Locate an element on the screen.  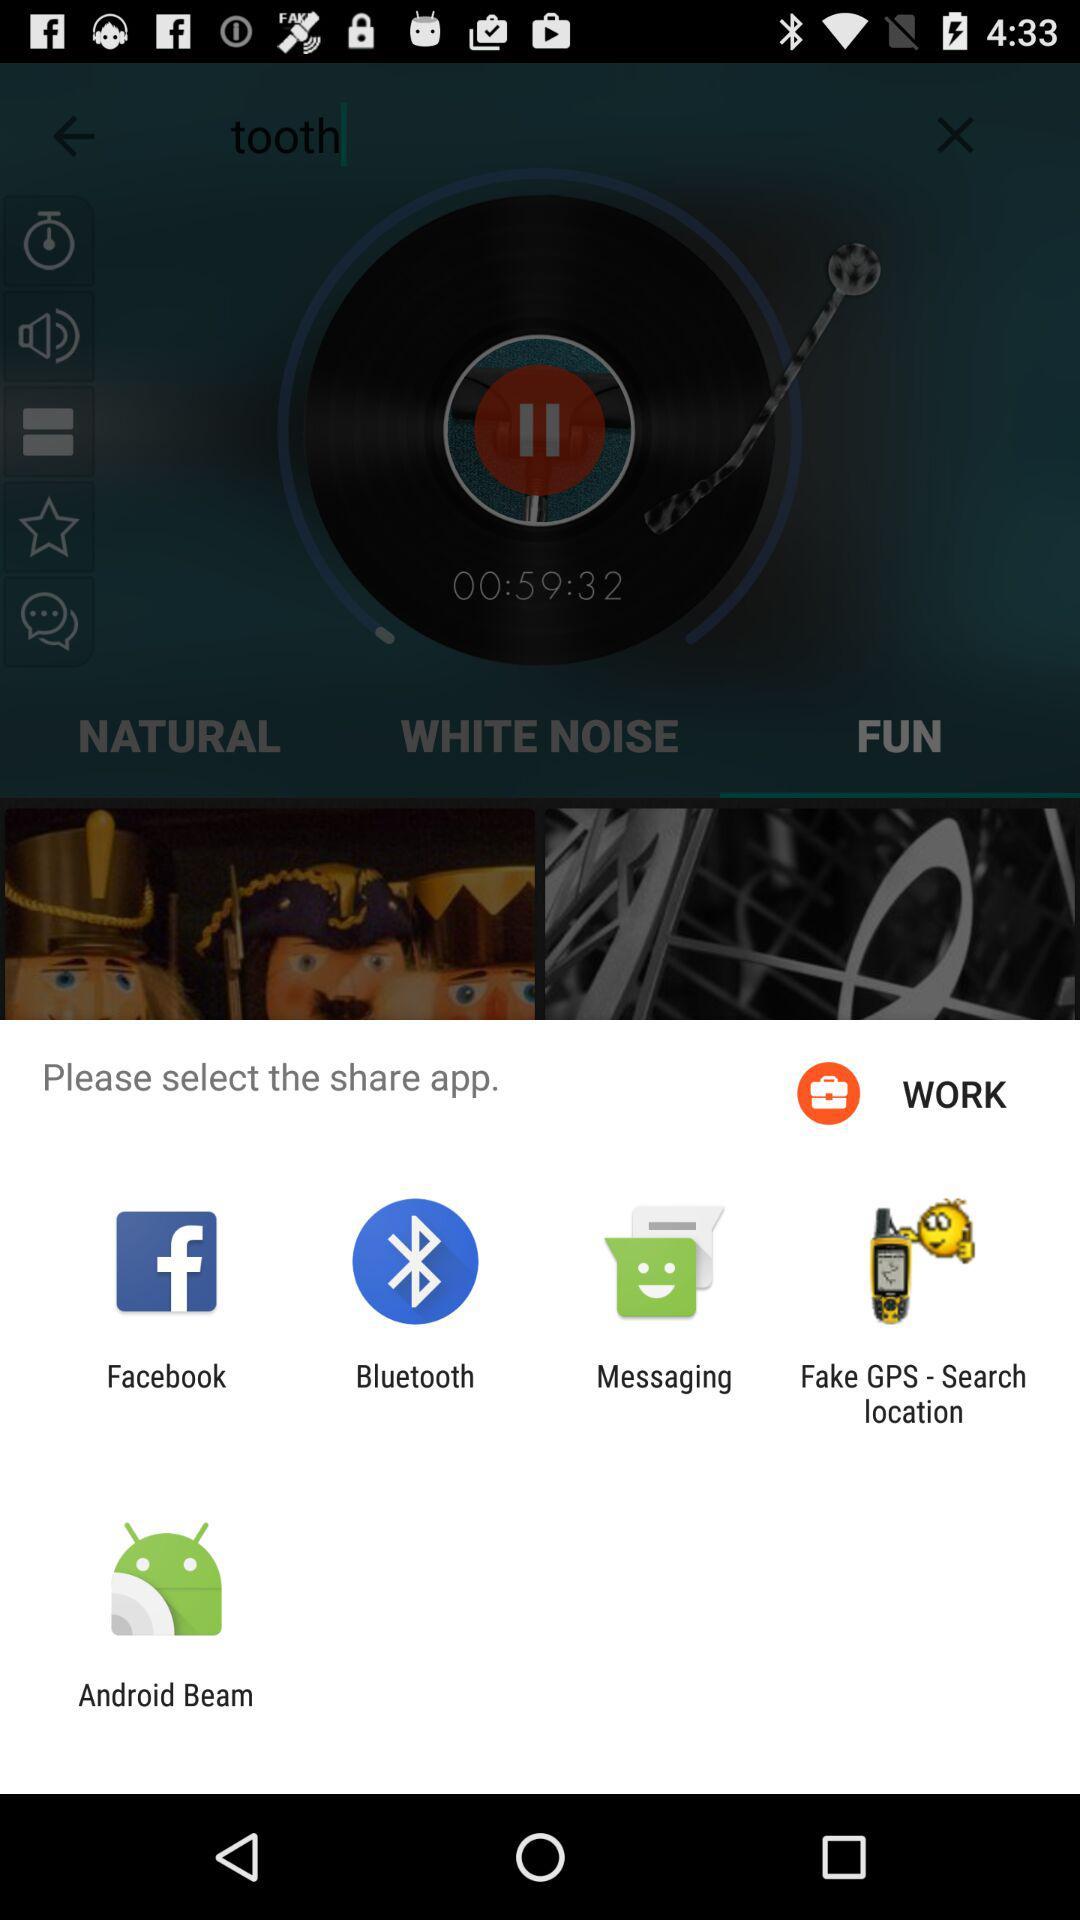
android beam icon is located at coordinates (165, 1711).